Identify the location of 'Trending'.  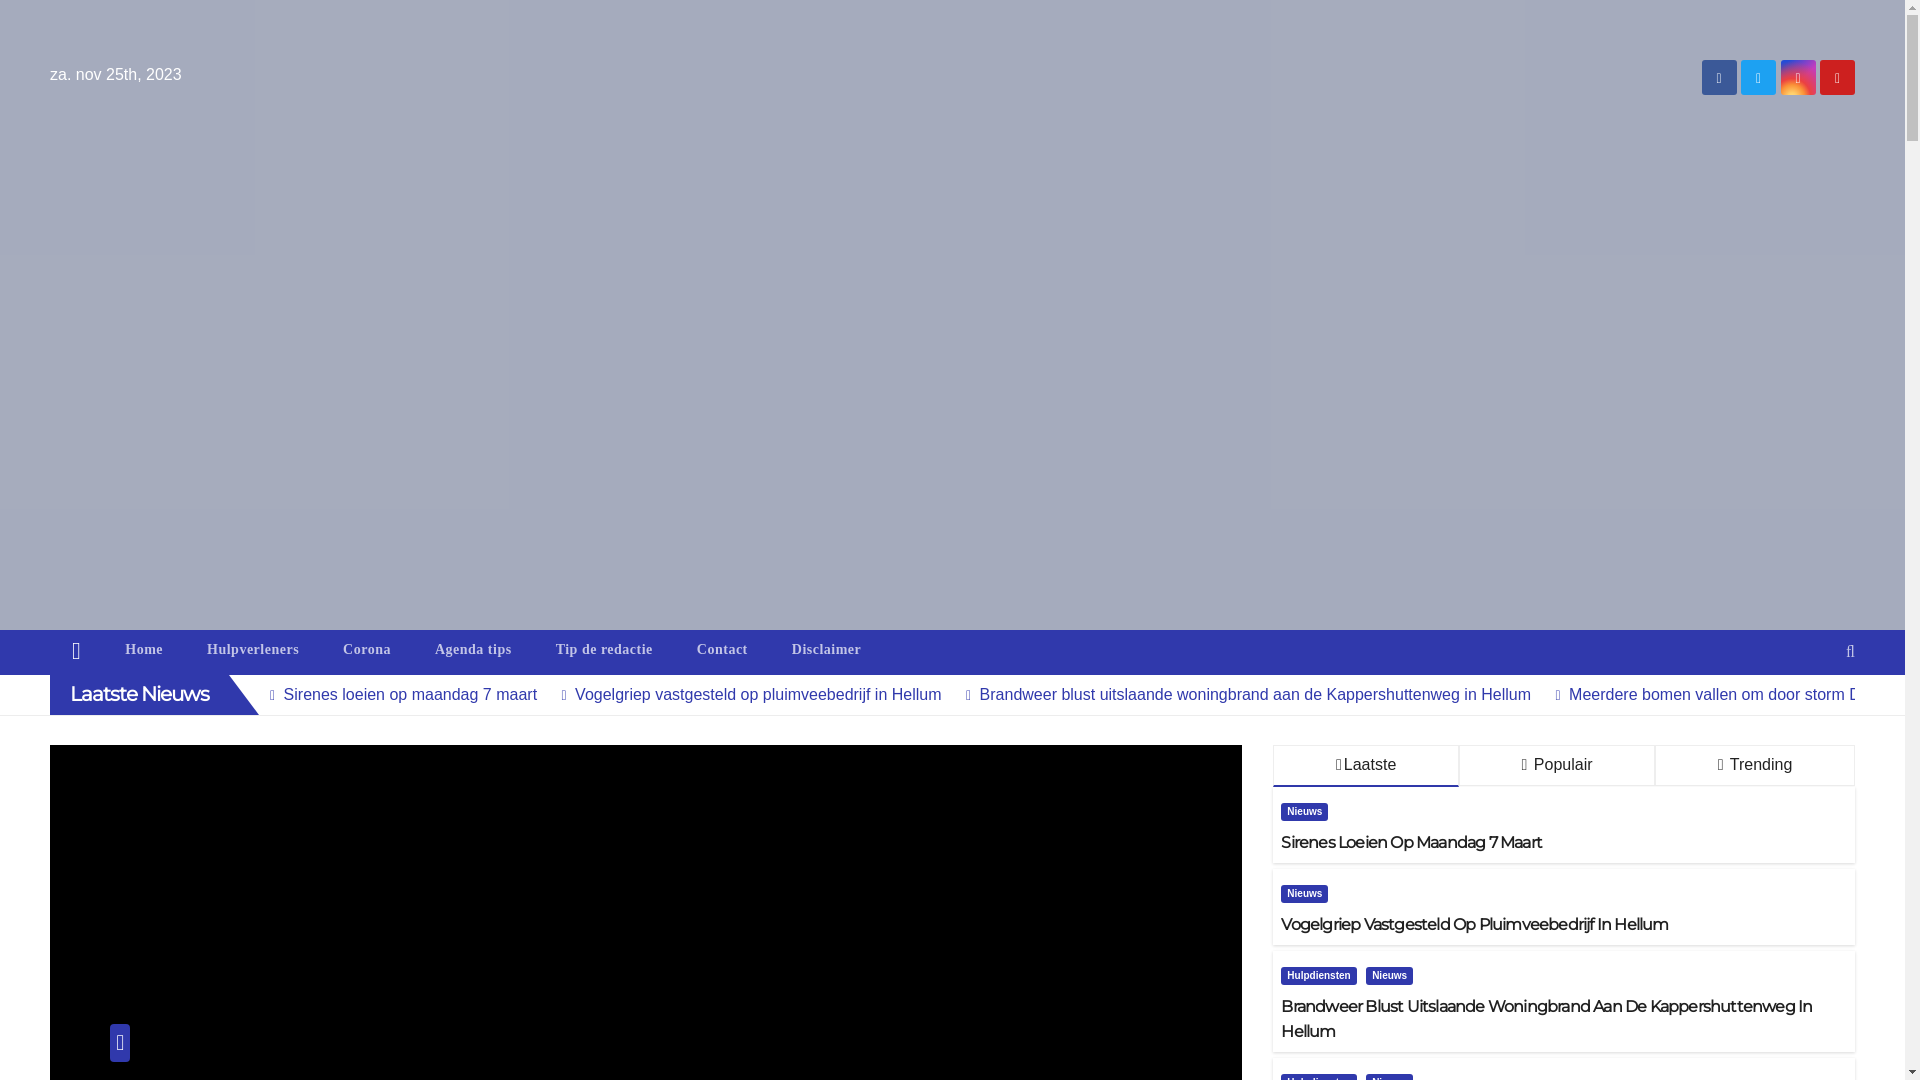
(1754, 765).